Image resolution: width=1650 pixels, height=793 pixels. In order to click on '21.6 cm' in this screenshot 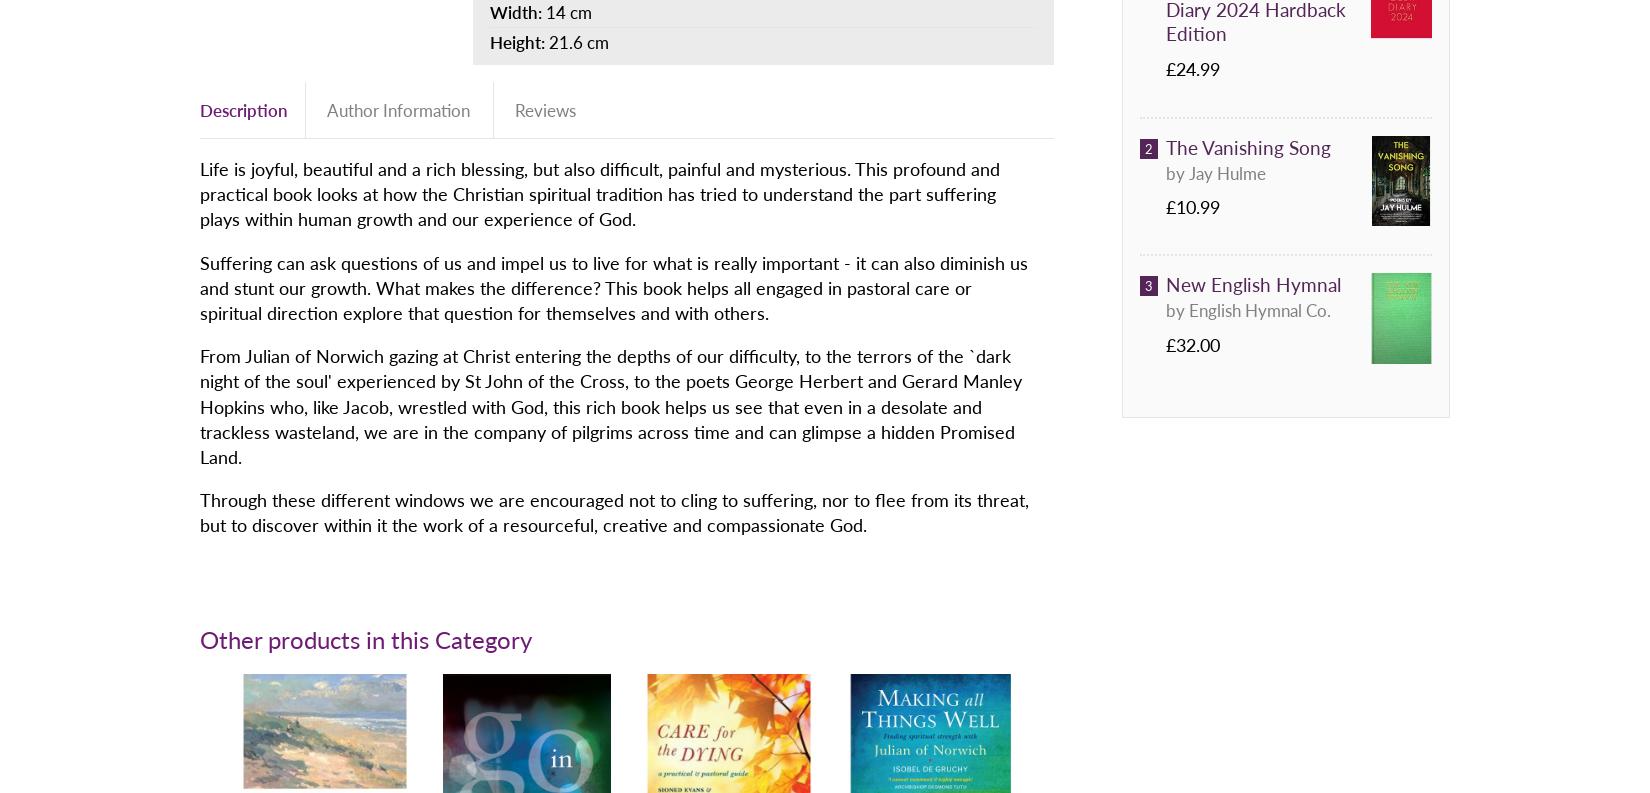, I will do `click(577, 39)`.